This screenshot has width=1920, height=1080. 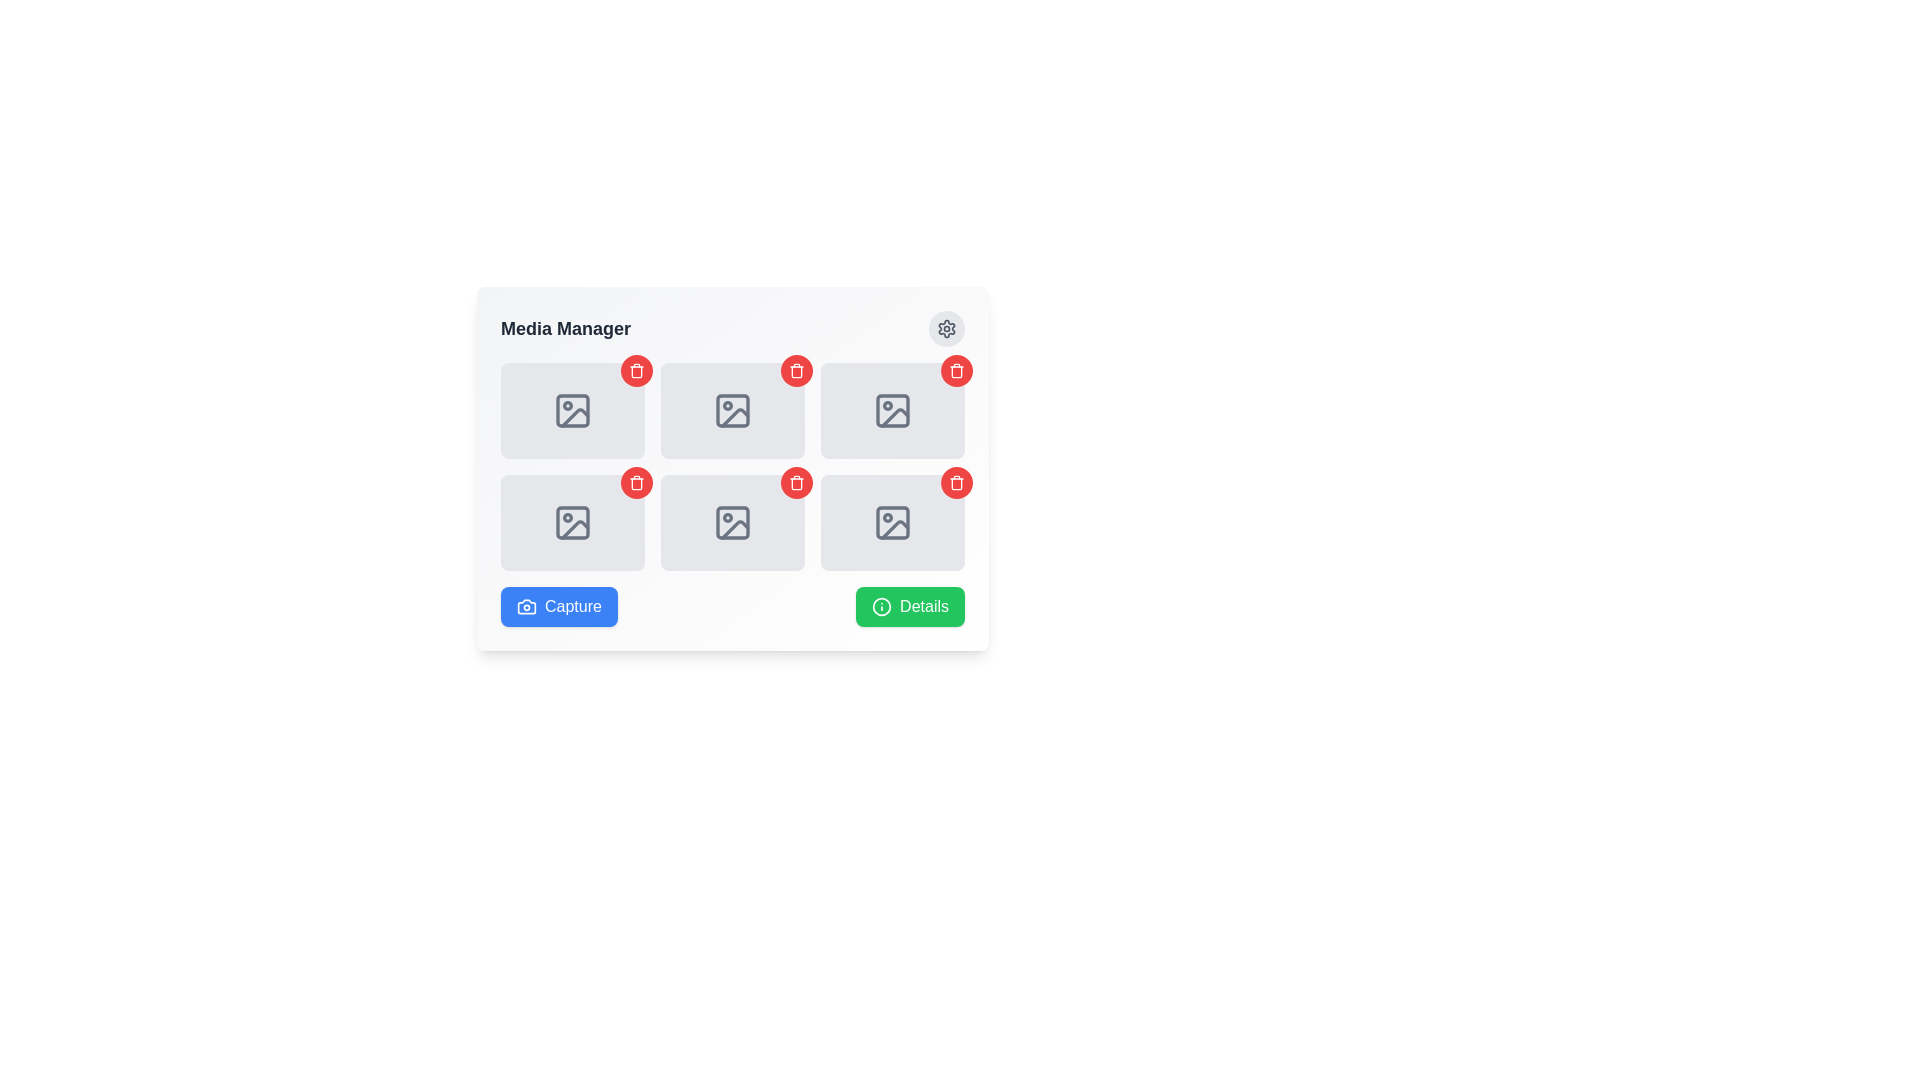 What do you see at coordinates (795, 482) in the screenshot?
I see `the trash bin icon button, which is styled as a red circular button with white lines, located at the top-right corner of the fourth placeholder image in a grid of six` at bounding box center [795, 482].